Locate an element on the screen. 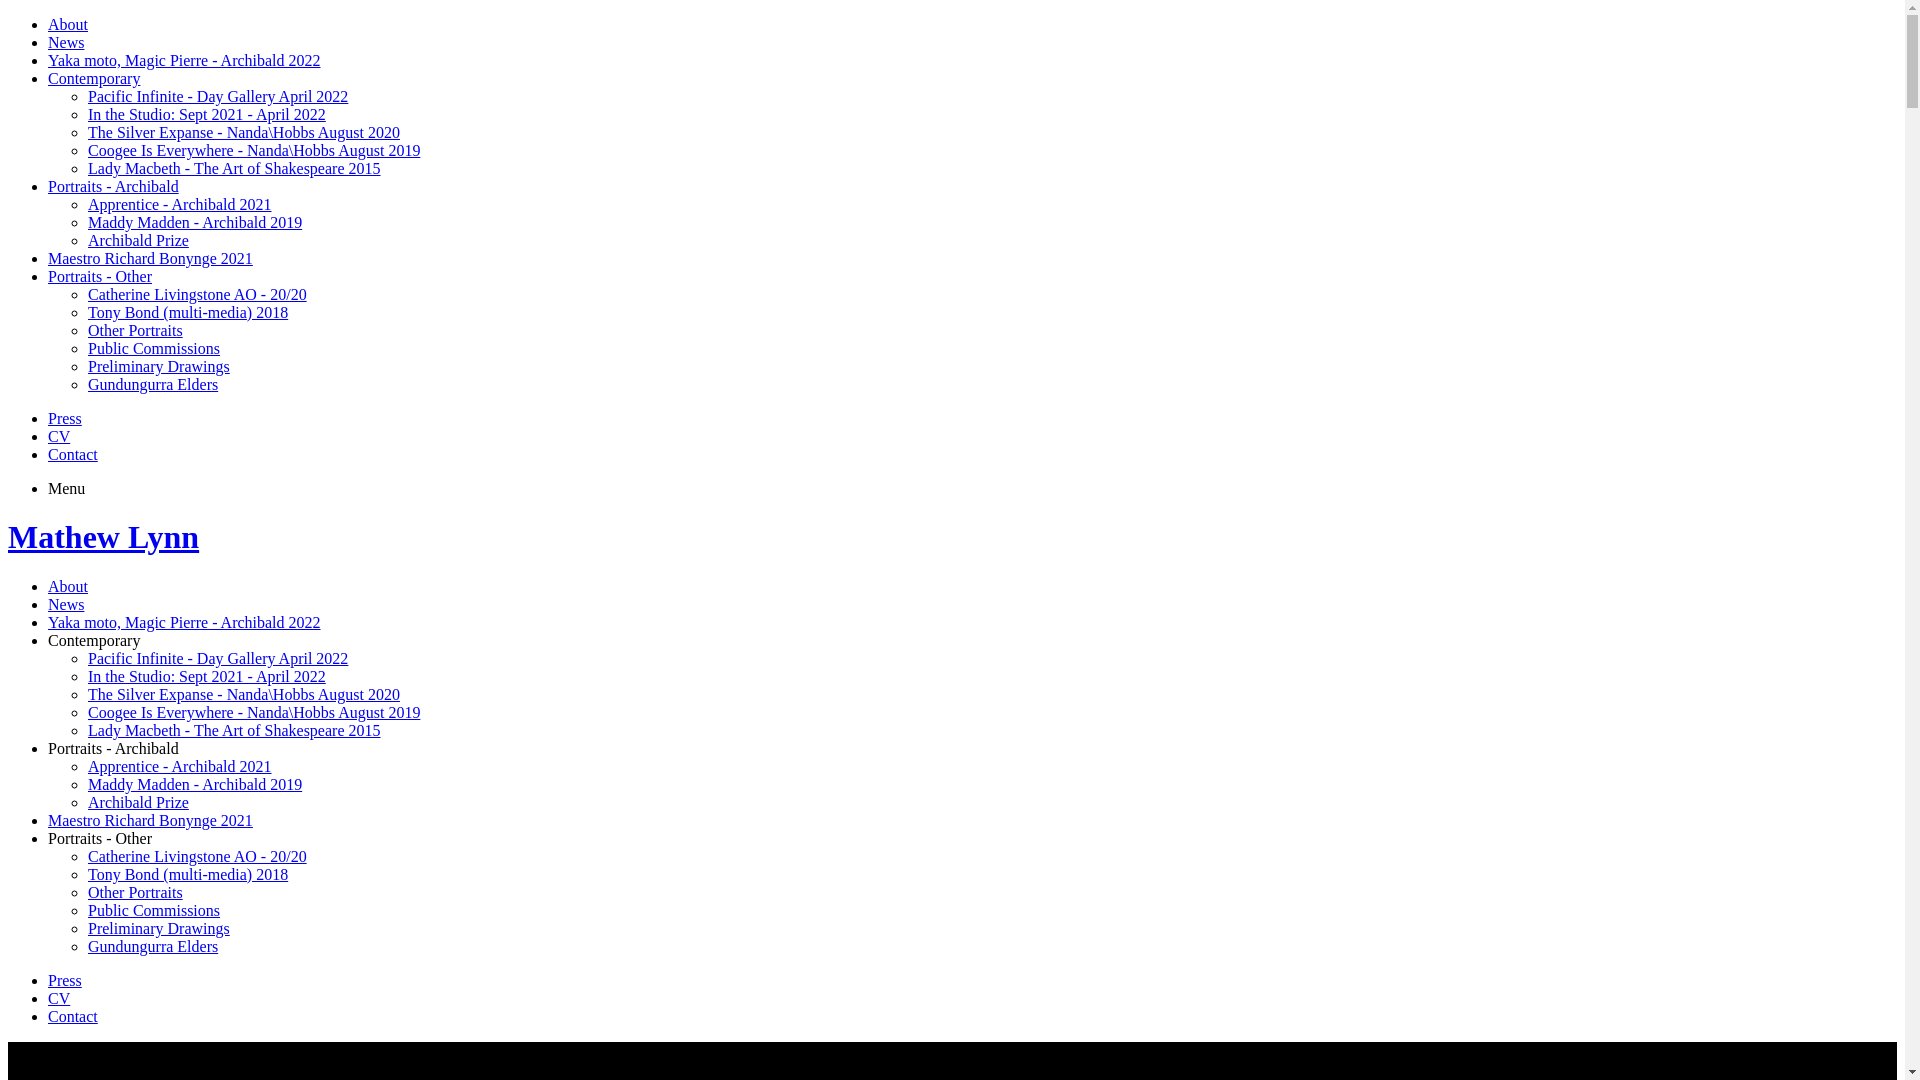  'Maestro Richard Bonynge 2021' is located at coordinates (48, 820).